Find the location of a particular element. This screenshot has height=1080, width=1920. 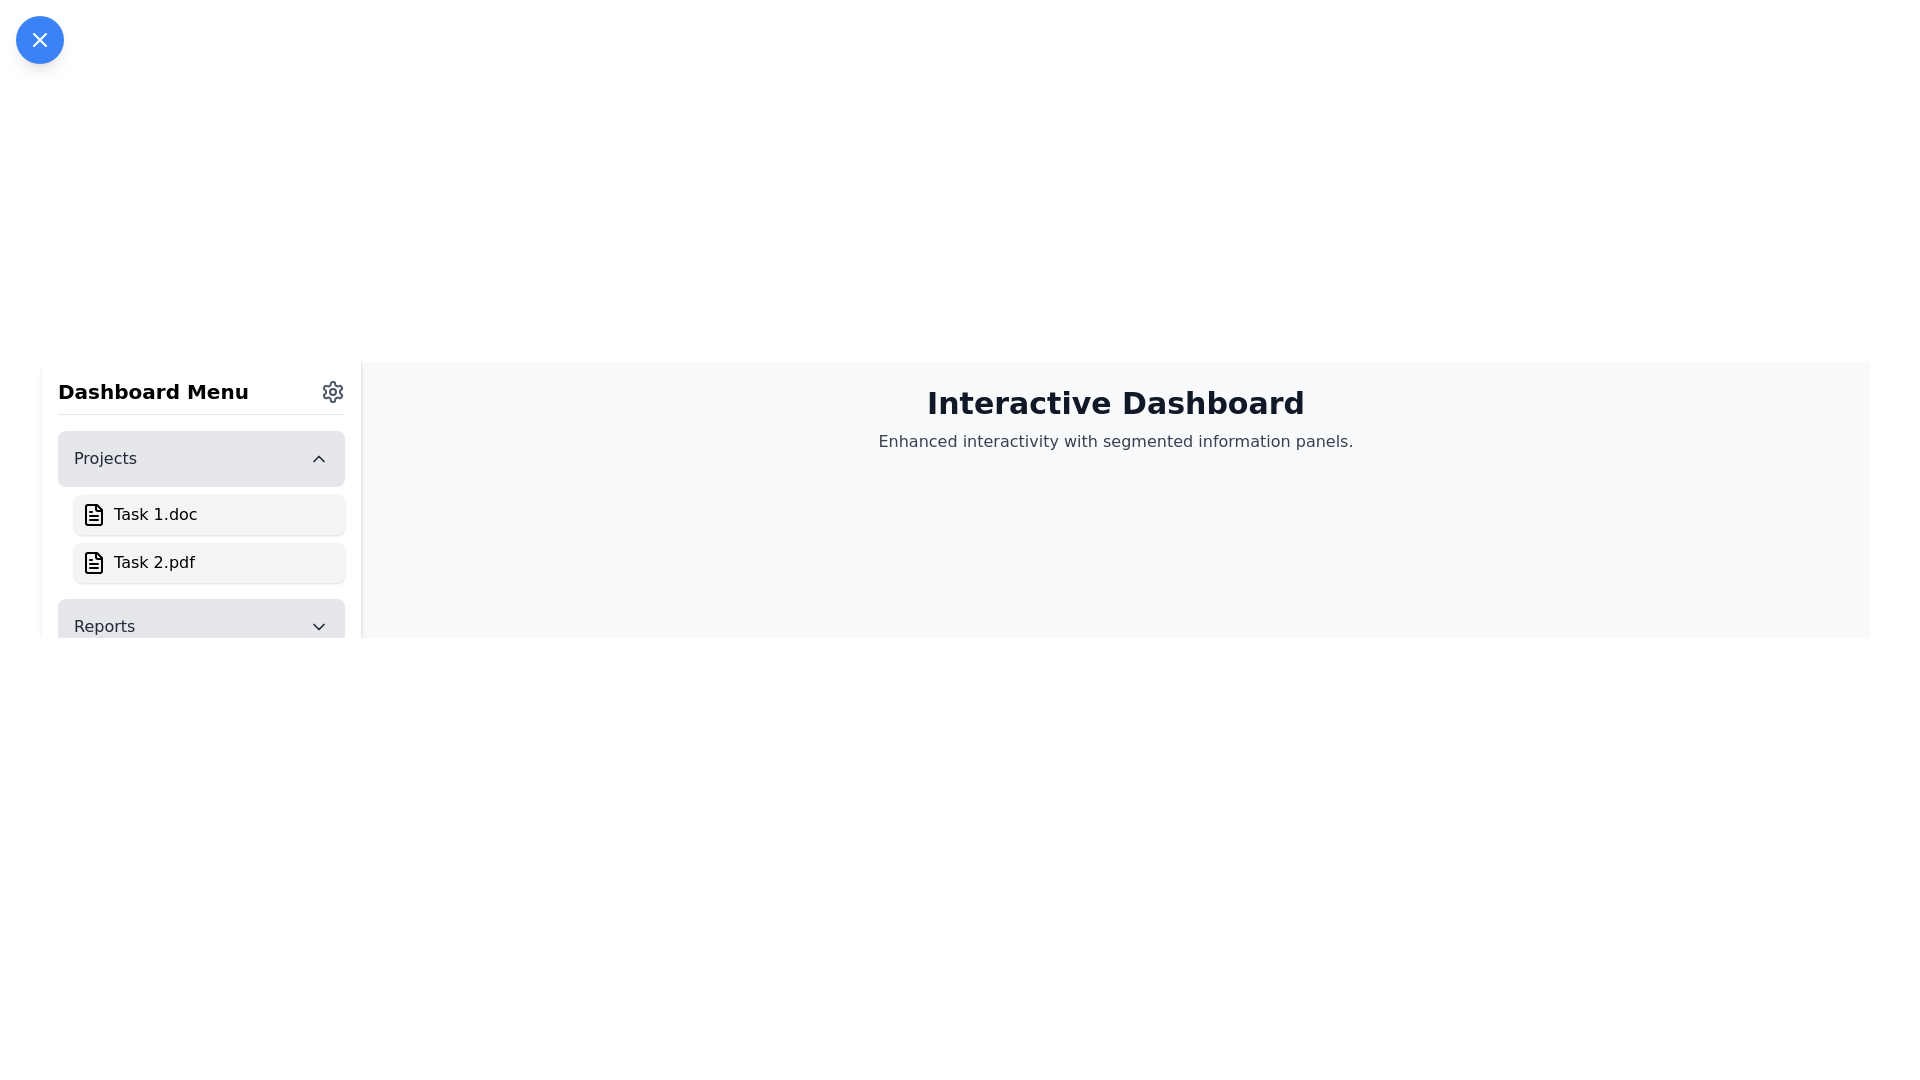

the list item representing 'Task 1.doc' is located at coordinates (201, 505).